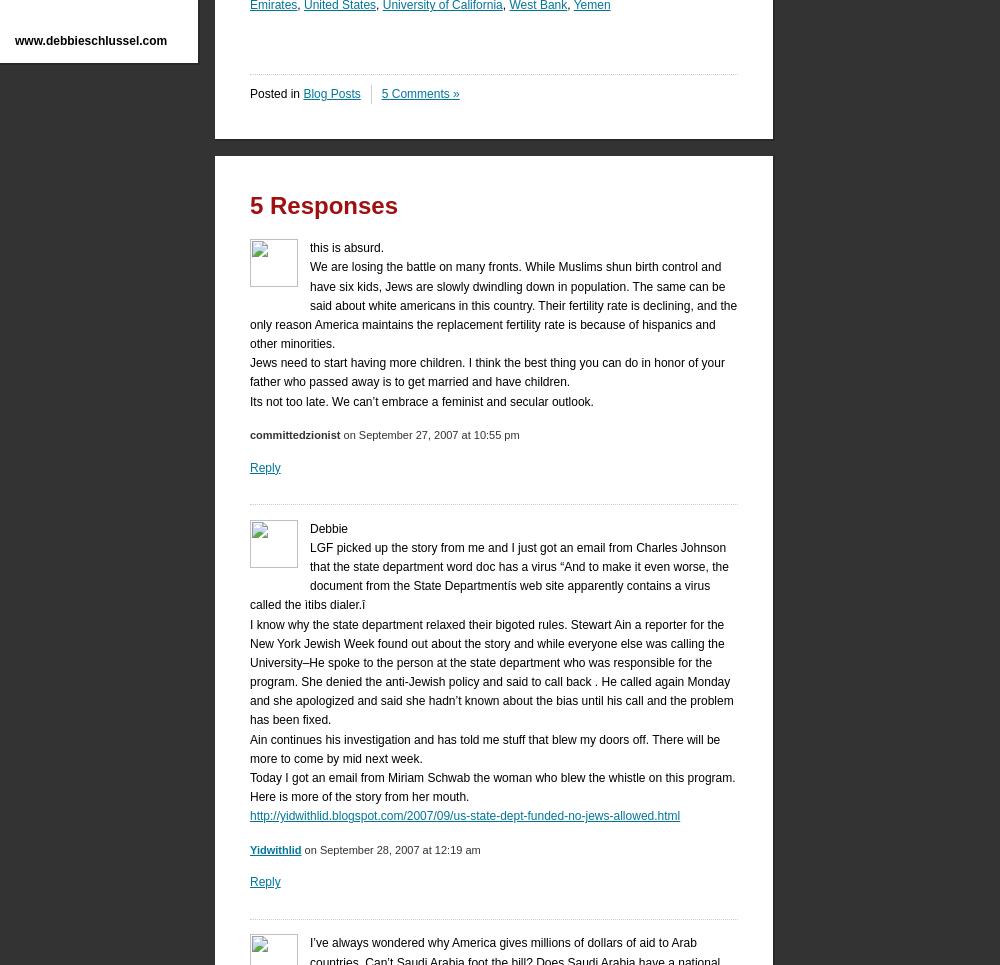 The height and width of the screenshot is (965, 1000). I want to click on 'Posted in', so click(276, 92).